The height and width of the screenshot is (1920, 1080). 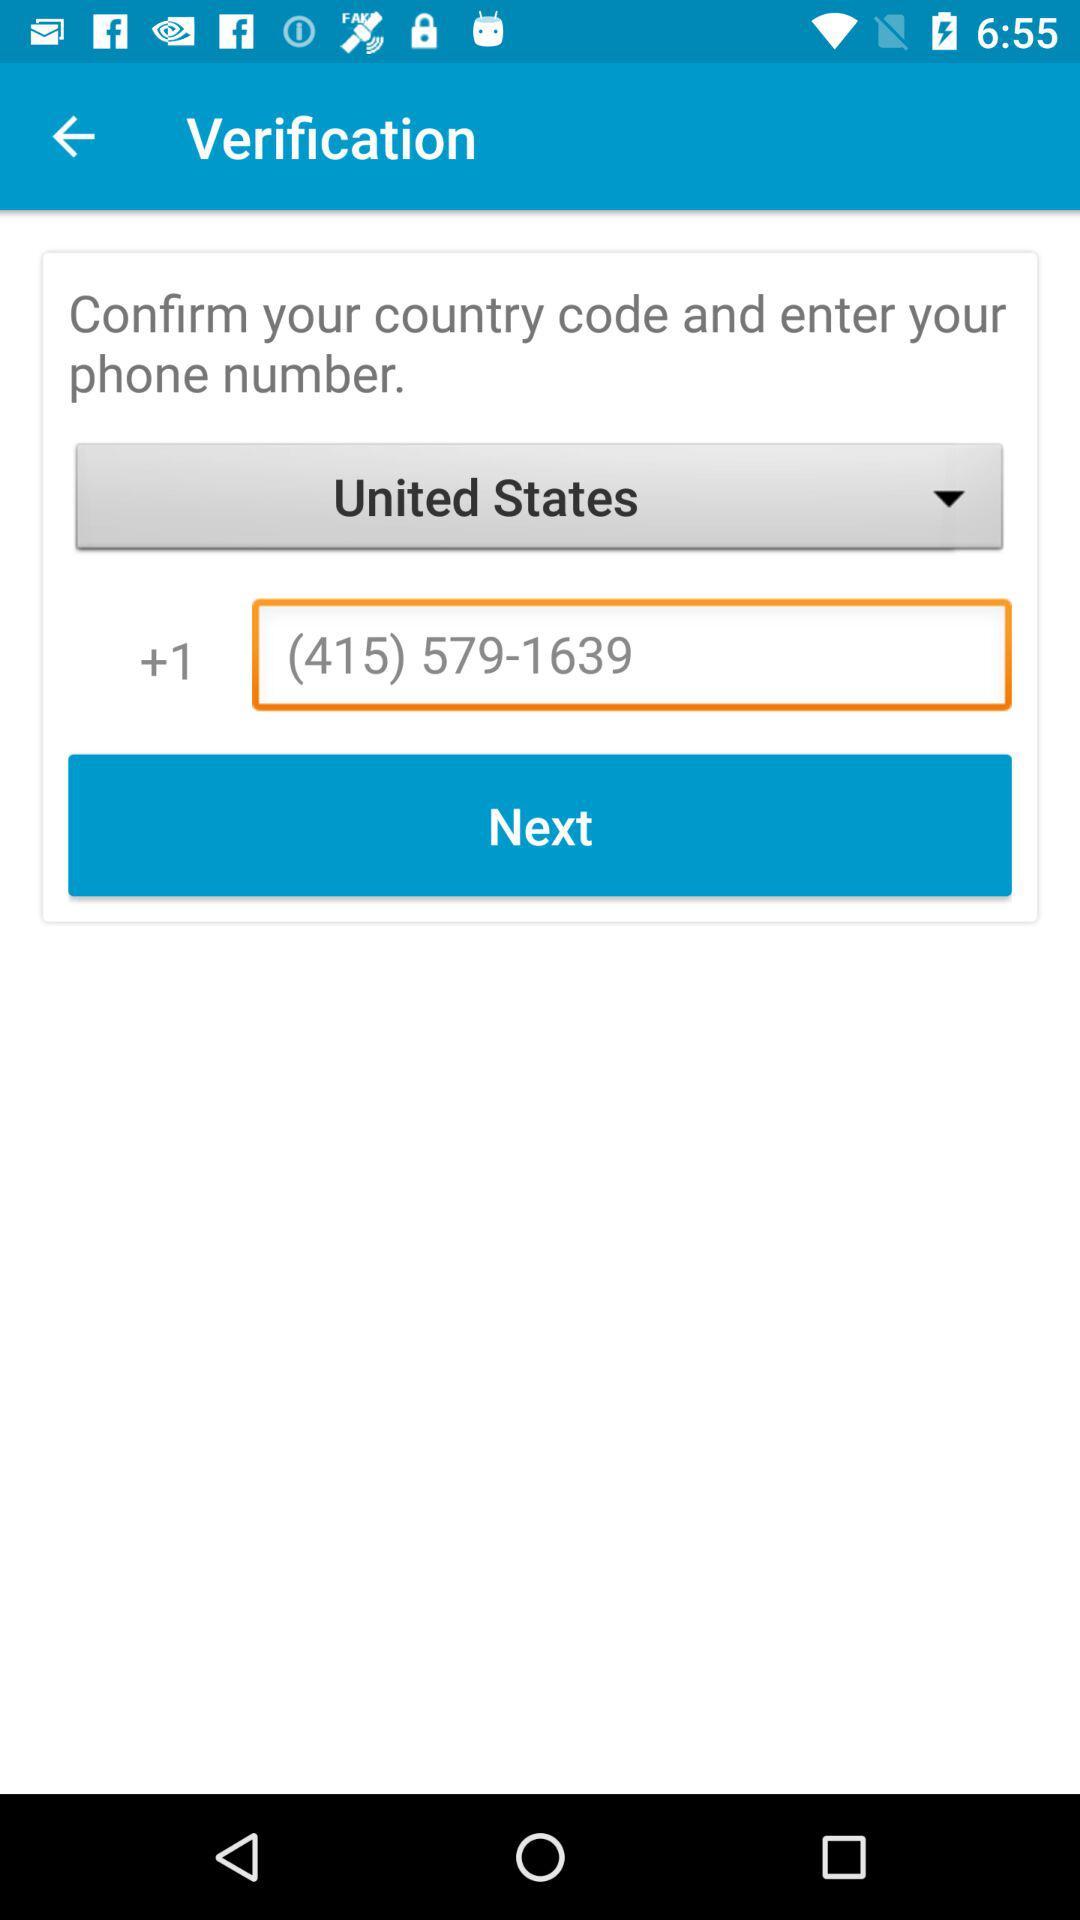 I want to click on icon to the left of   verification item, so click(x=72, y=135).